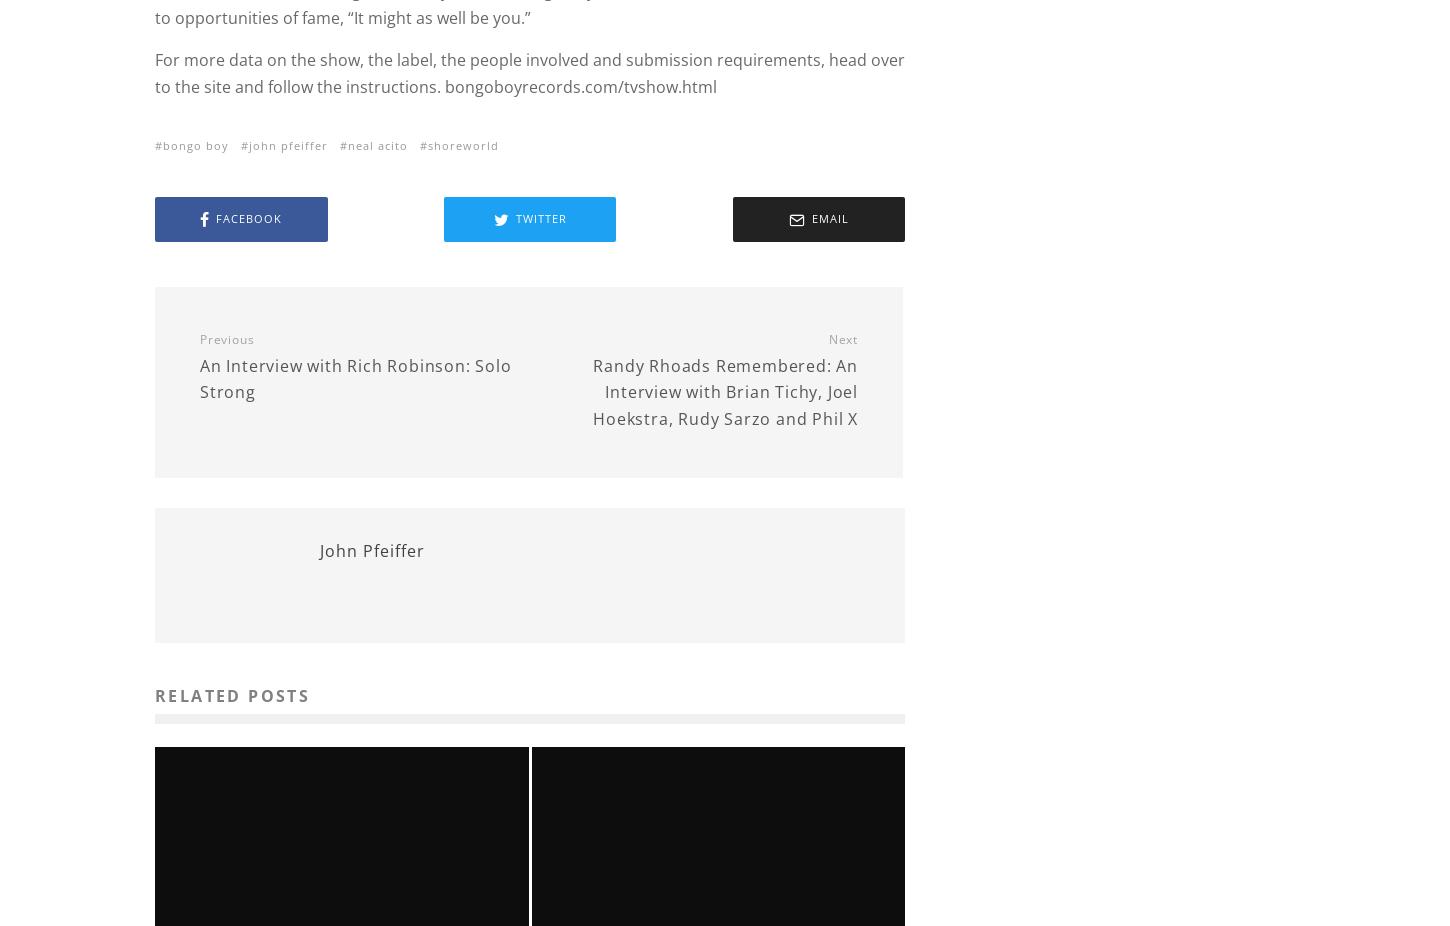 This screenshot has width=1450, height=926. What do you see at coordinates (843, 339) in the screenshot?
I see `'Next'` at bounding box center [843, 339].